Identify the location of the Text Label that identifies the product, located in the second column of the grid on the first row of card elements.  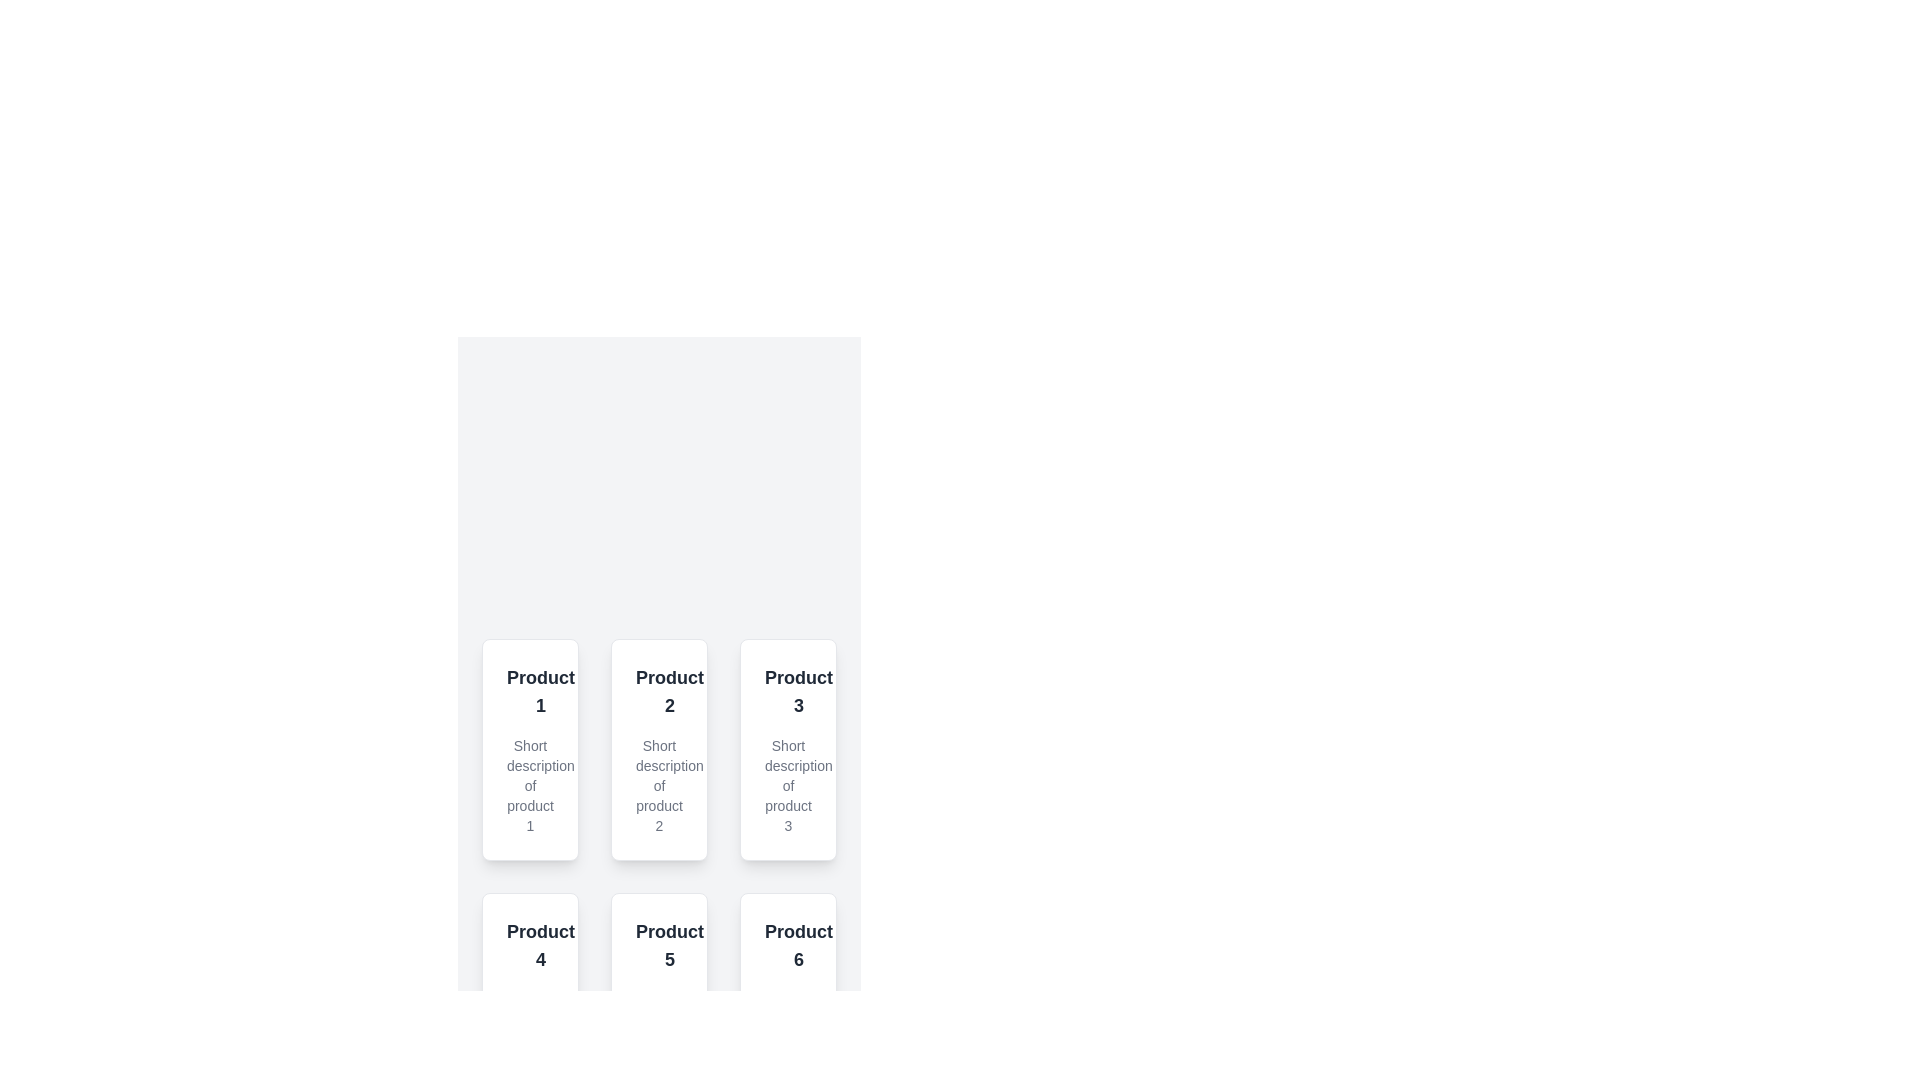
(670, 690).